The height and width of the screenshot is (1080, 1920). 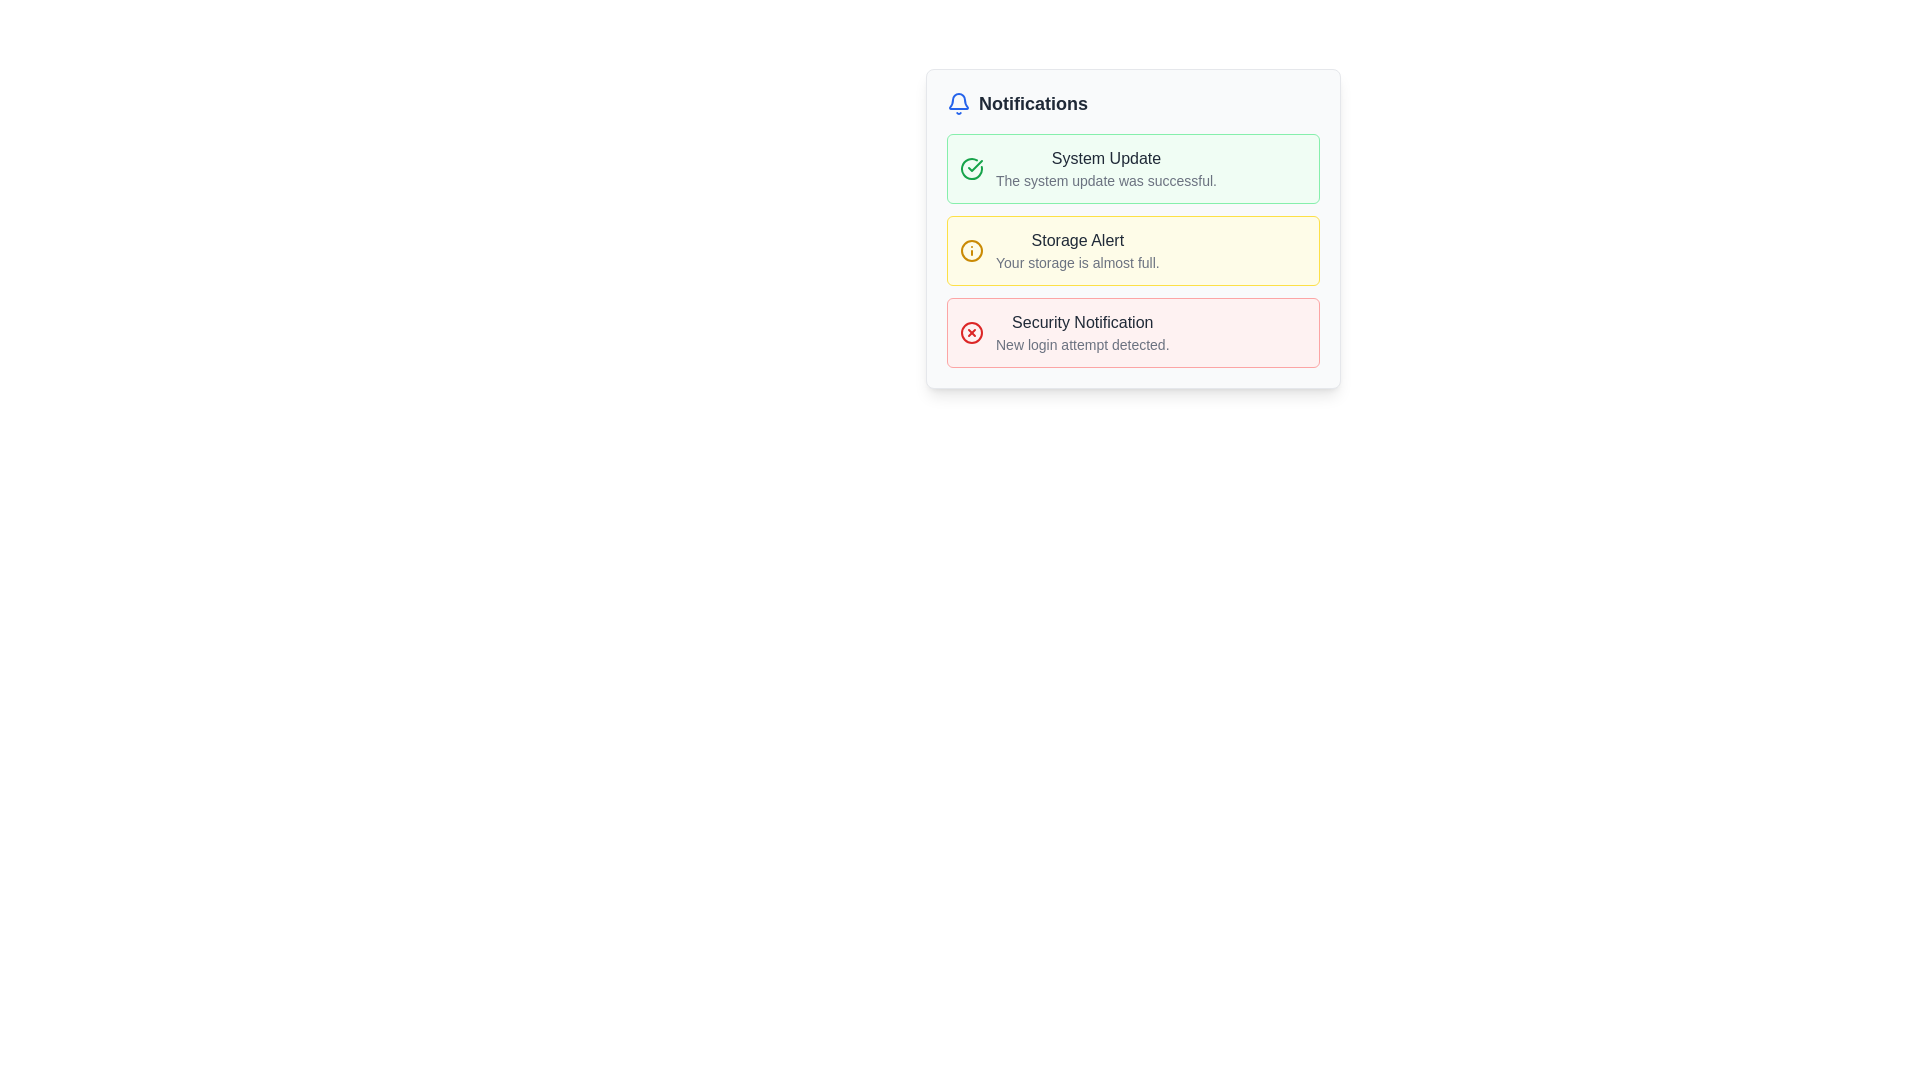 I want to click on the circular outline of the 'info' icon within the 'Storage Alert' notification card in the notifications panel, so click(x=971, y=249).